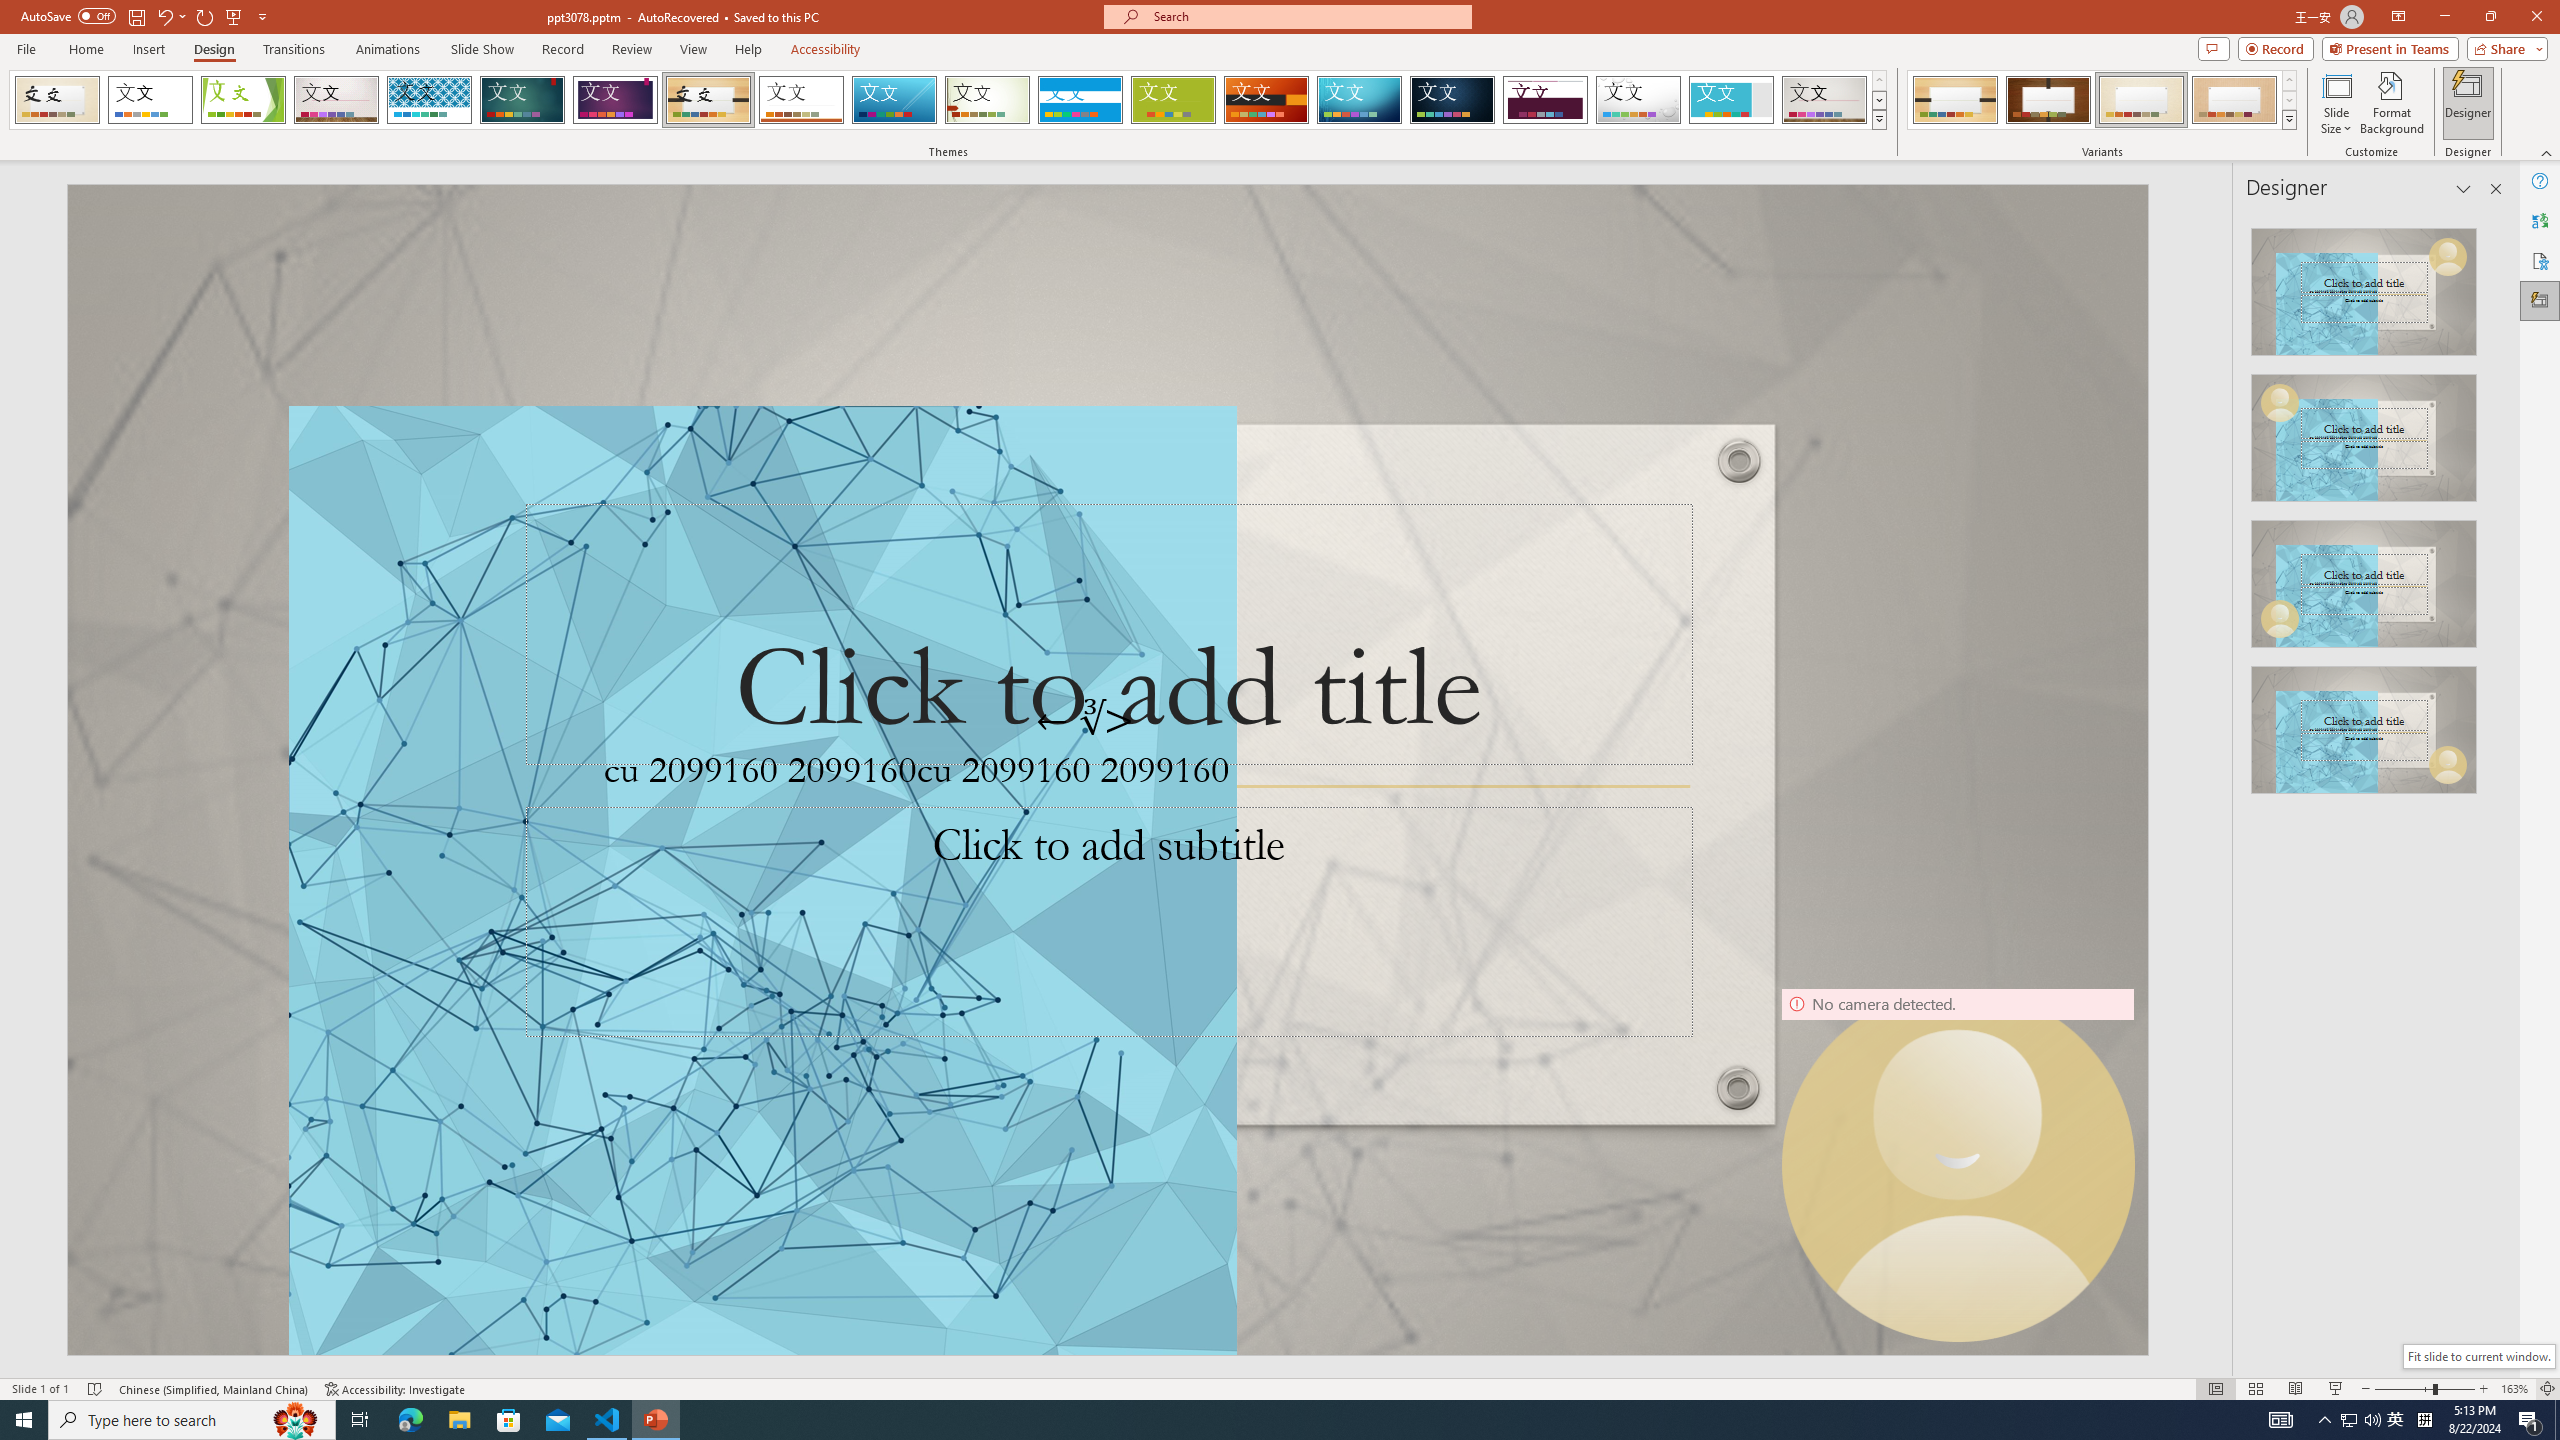 This screenshot has height=1440, width=2560. Describe the element at coordinates (261, 15) in the screenshot. I see `'Customize Quick Access Toolbar'` at that location.